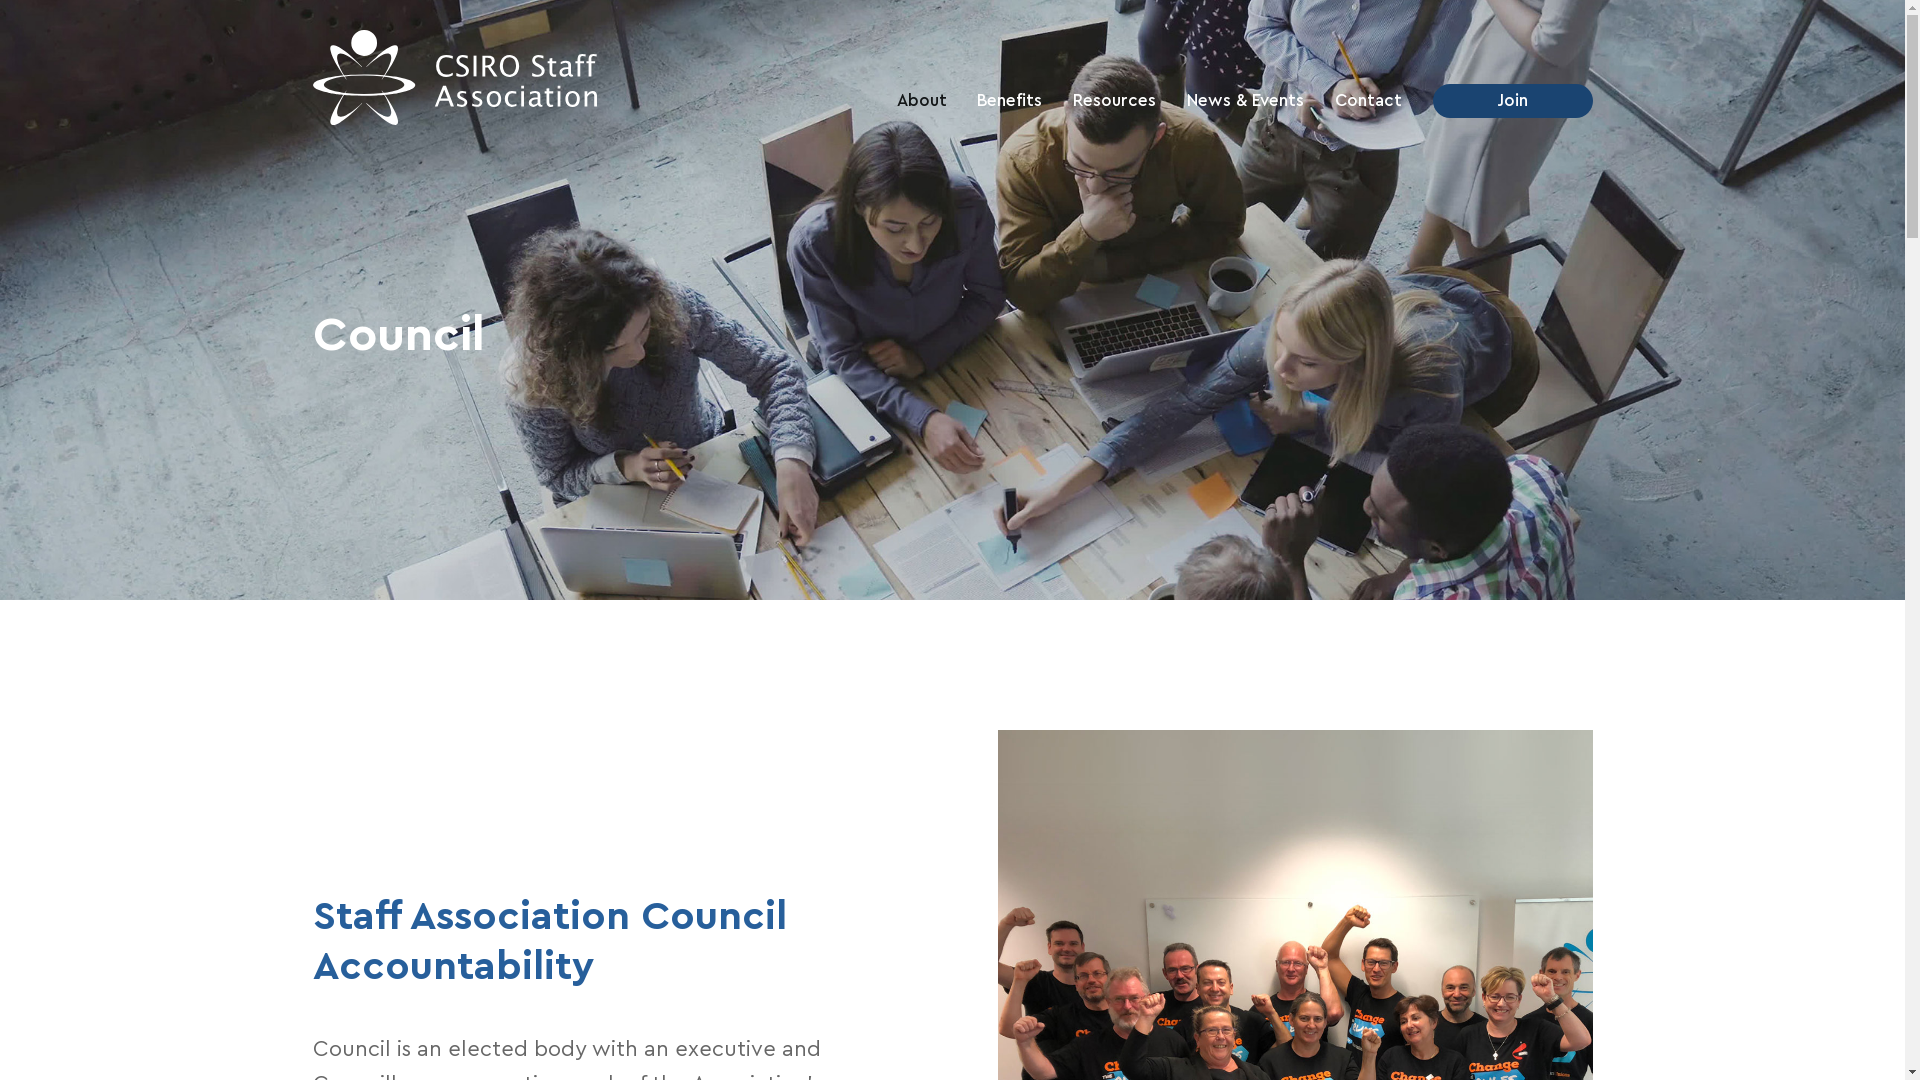 This screenshot has height=1080, width=1920. Describe the element at coordinates (1186, 100) in the screenshot. I see `'News & Events'` at that location.